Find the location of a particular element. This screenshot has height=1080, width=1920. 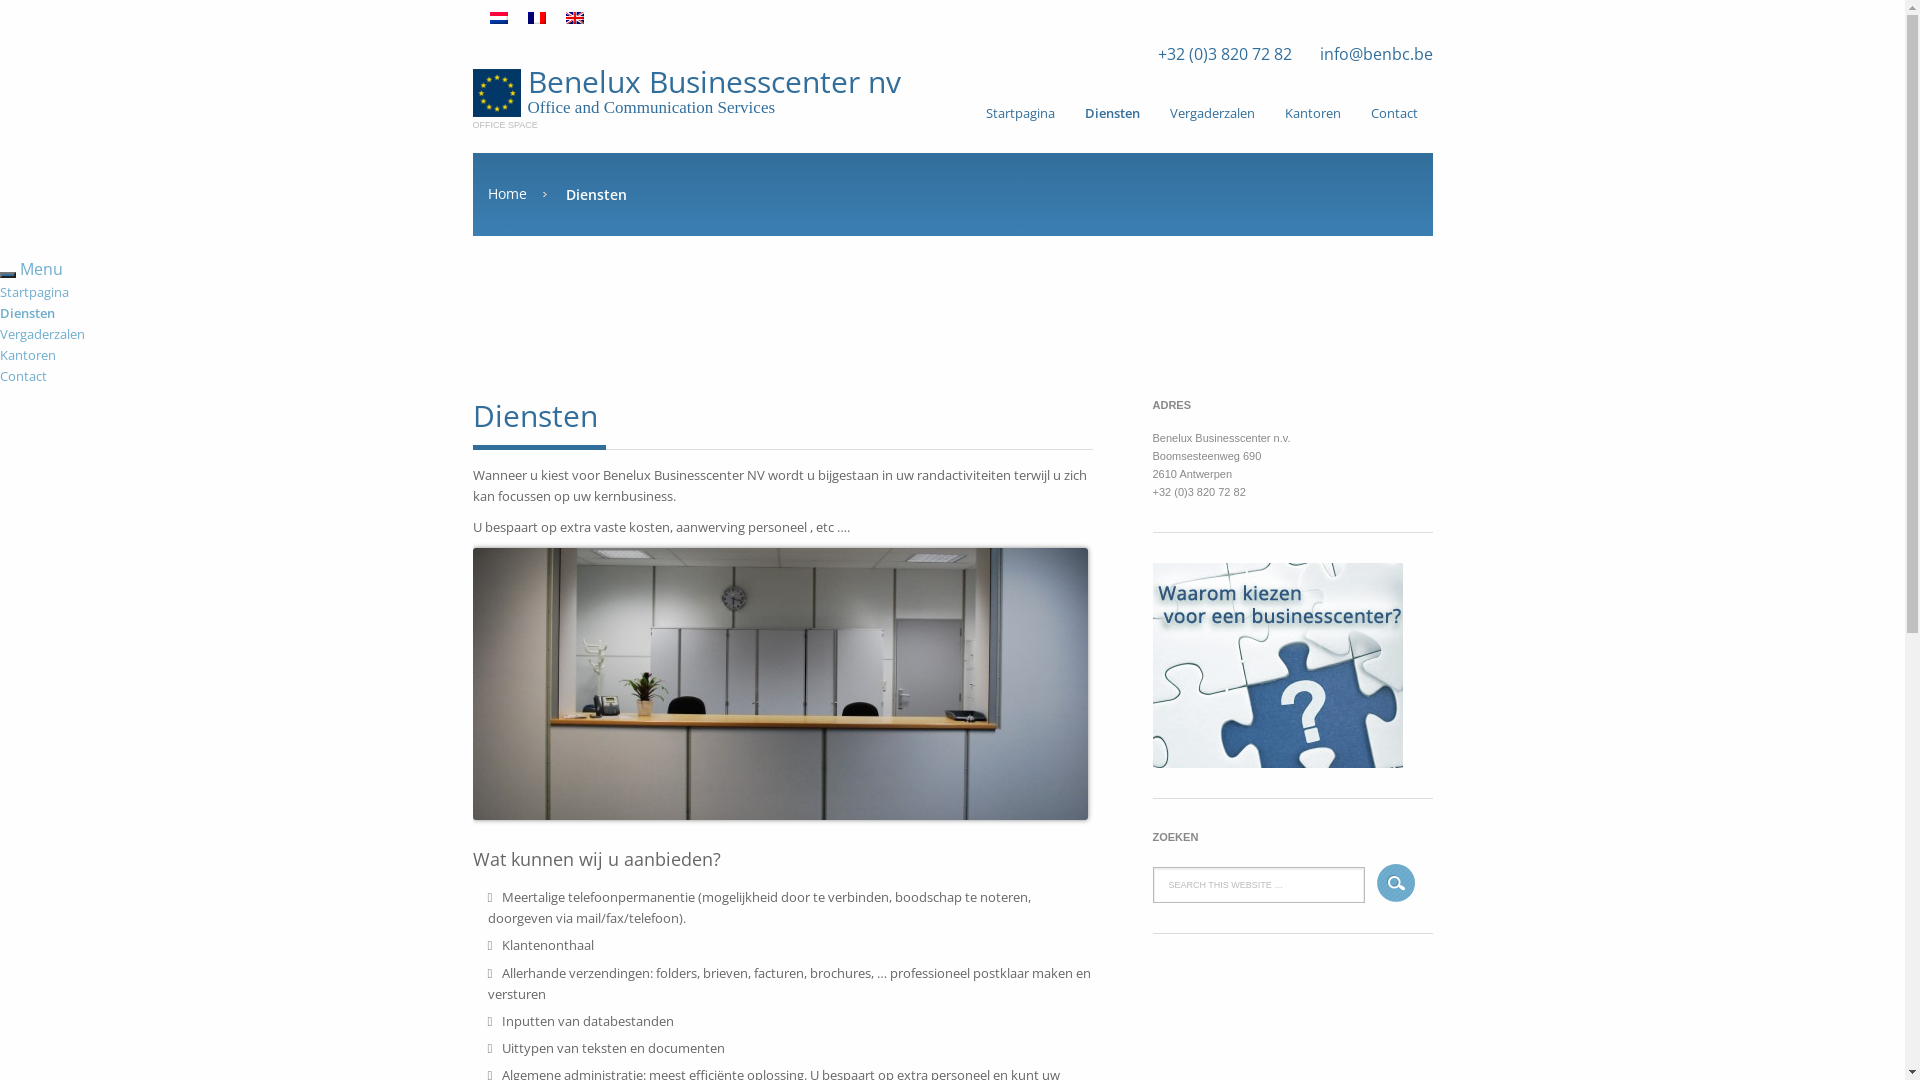

'Kantoren' is located at coordinates (1313, 112).